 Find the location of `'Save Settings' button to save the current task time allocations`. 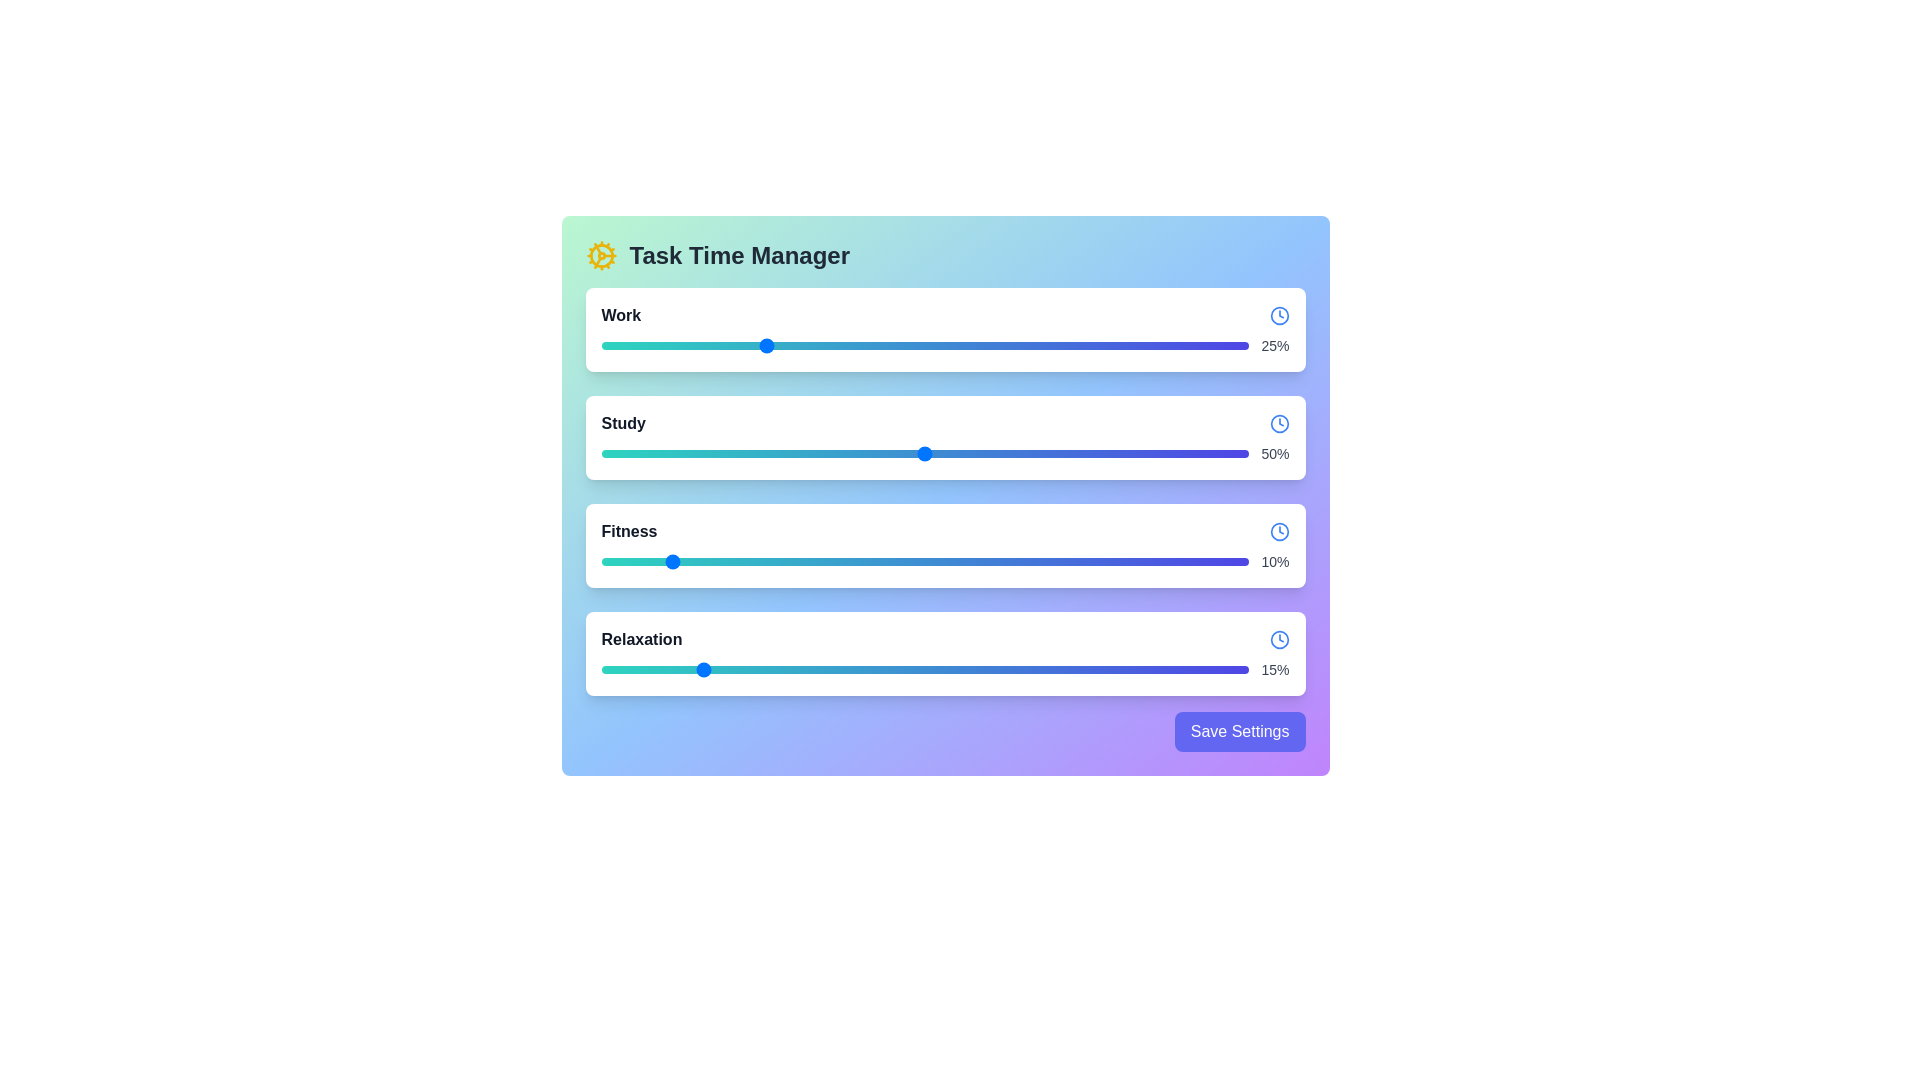

'Save Settings' button to save the current task time allocations is located at coordinates (1238, 732).